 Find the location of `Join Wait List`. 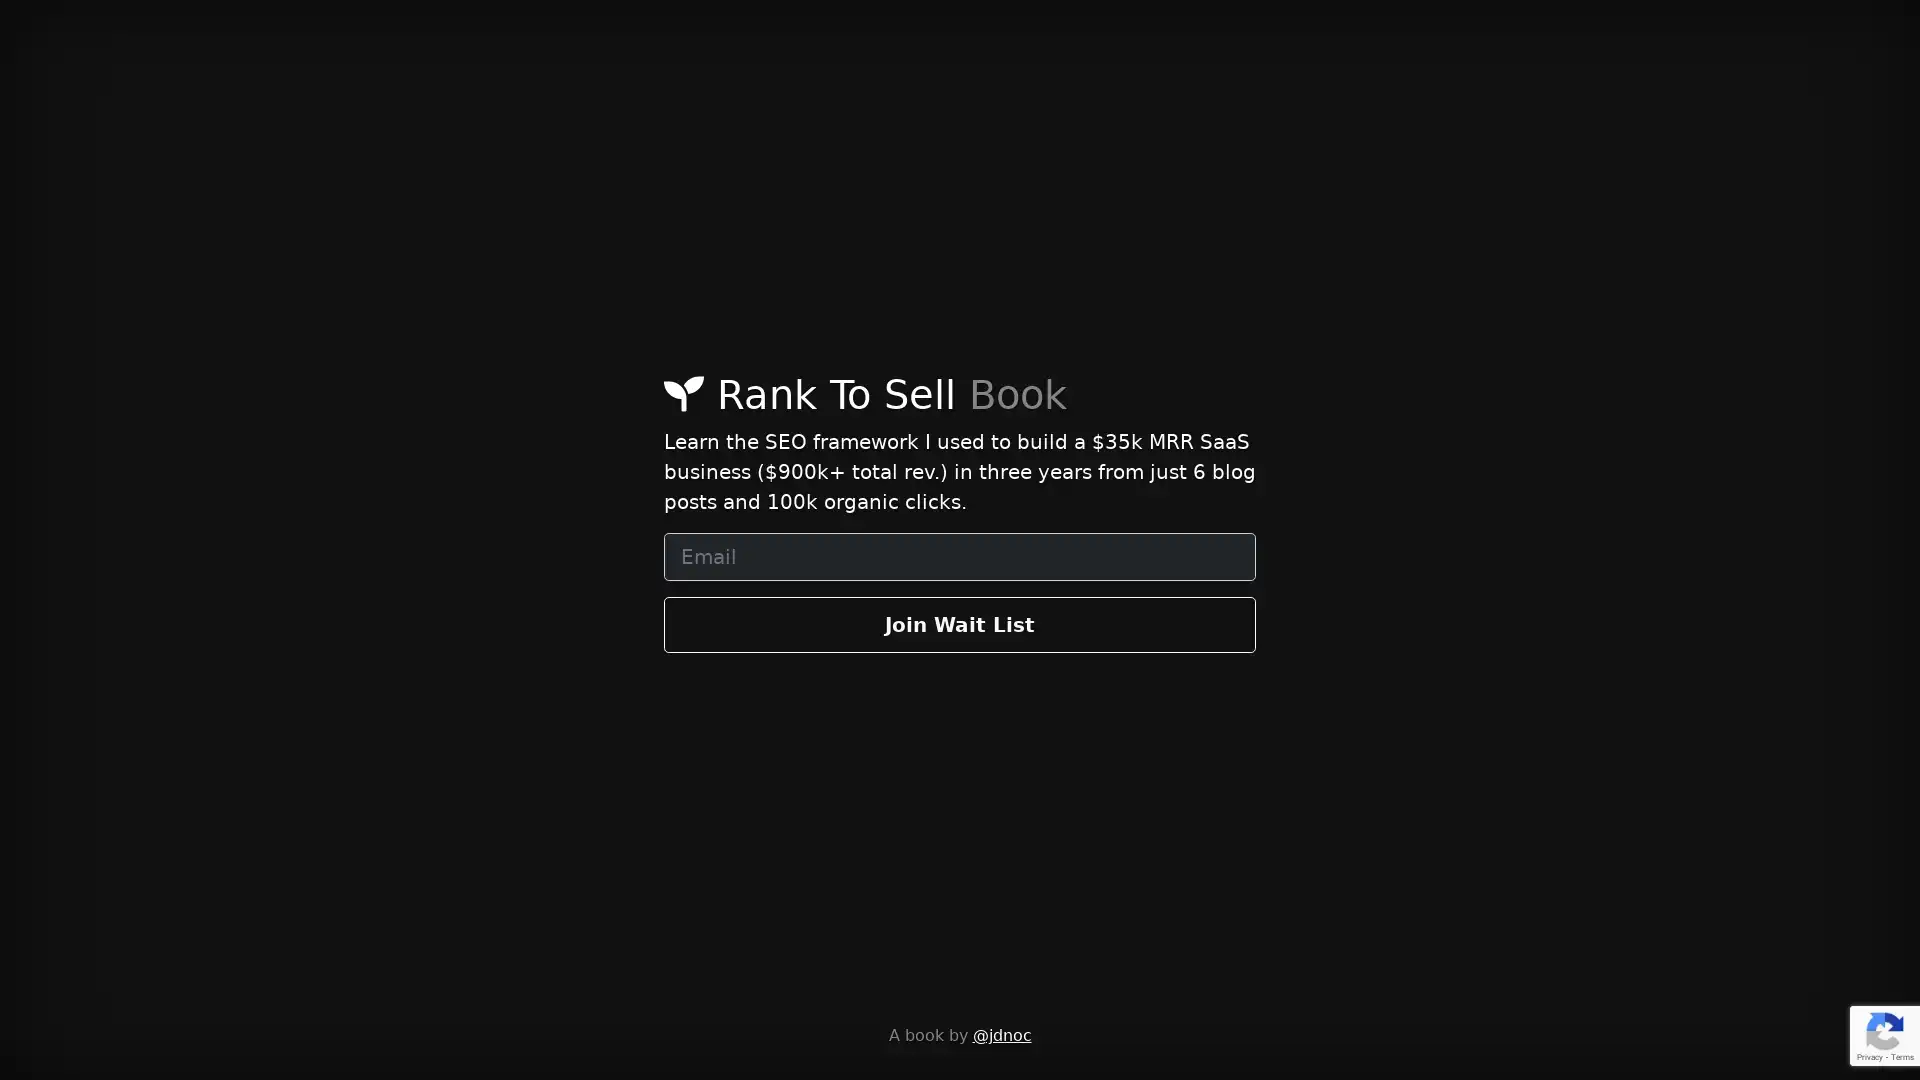

Join Wait List is located at coordinates (960, 623).